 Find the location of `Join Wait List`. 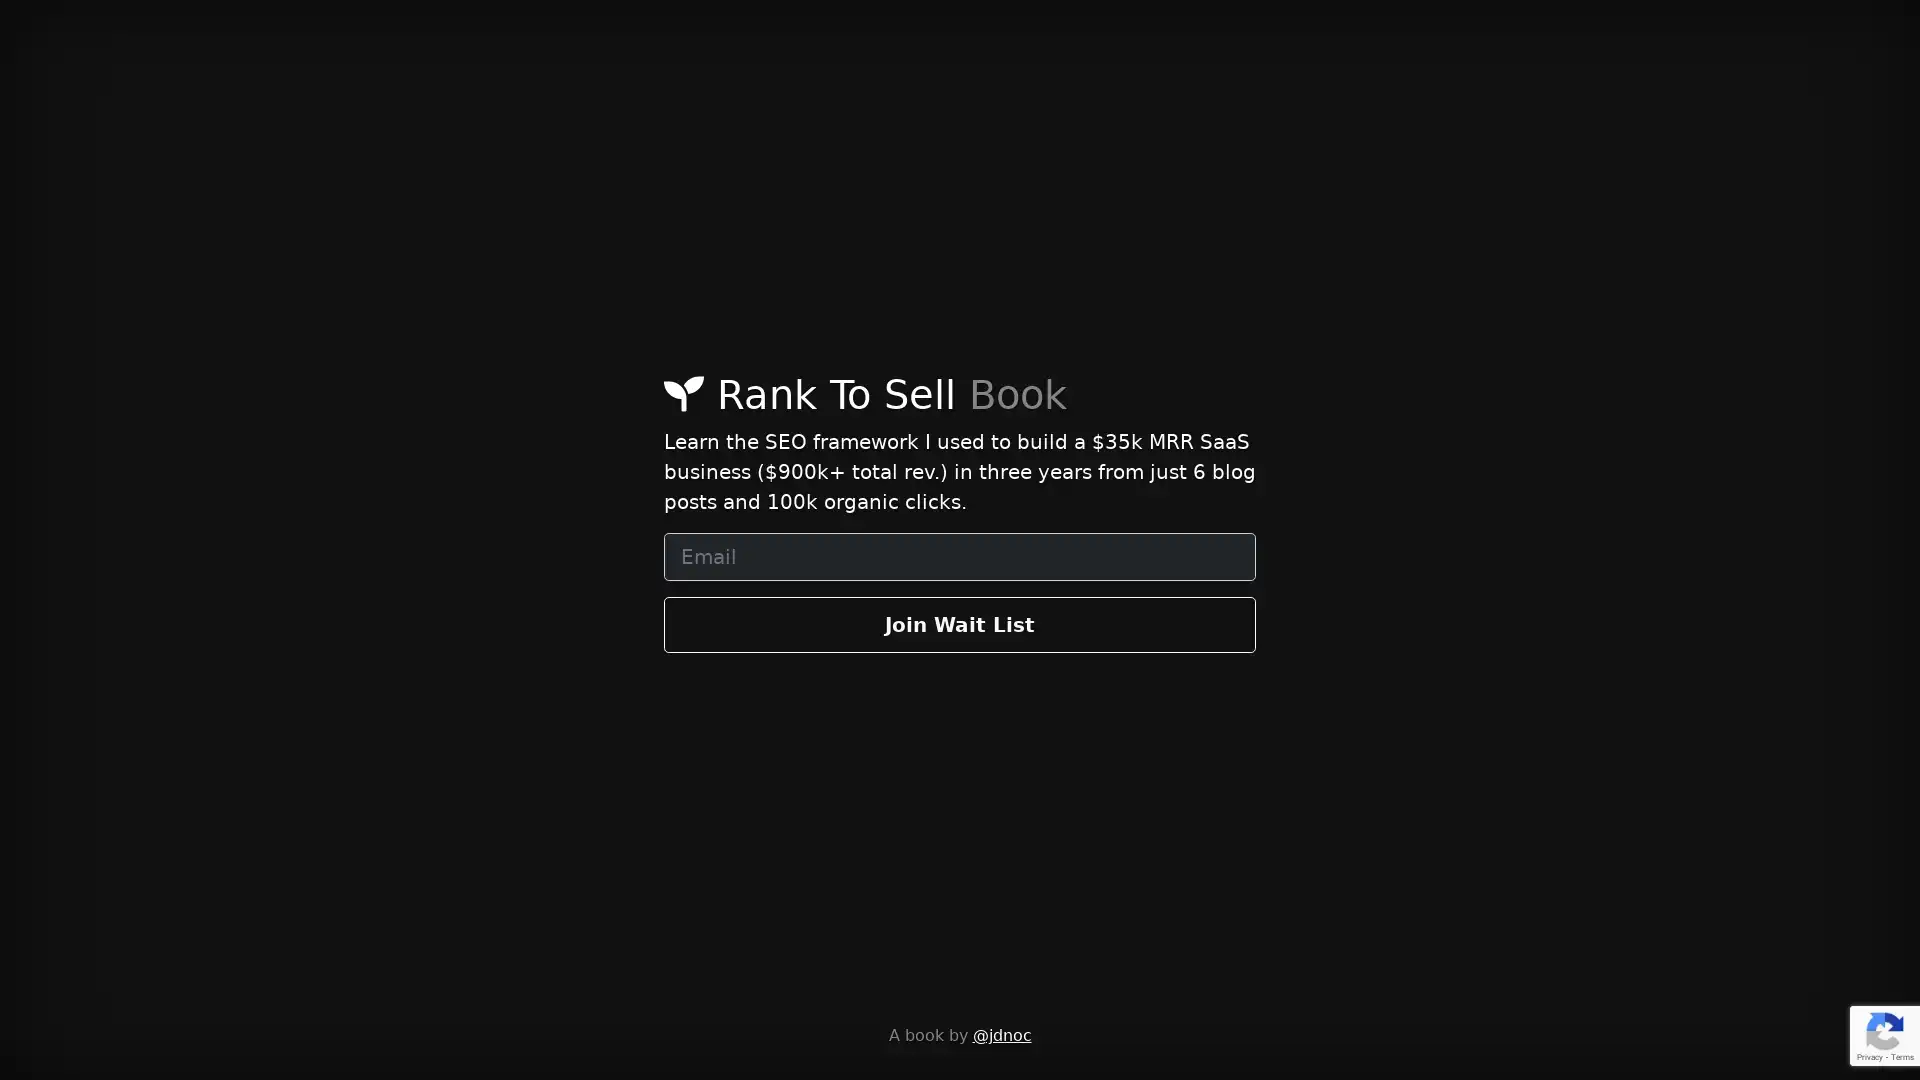

Join Wait List is located at coordinates (960, 623).